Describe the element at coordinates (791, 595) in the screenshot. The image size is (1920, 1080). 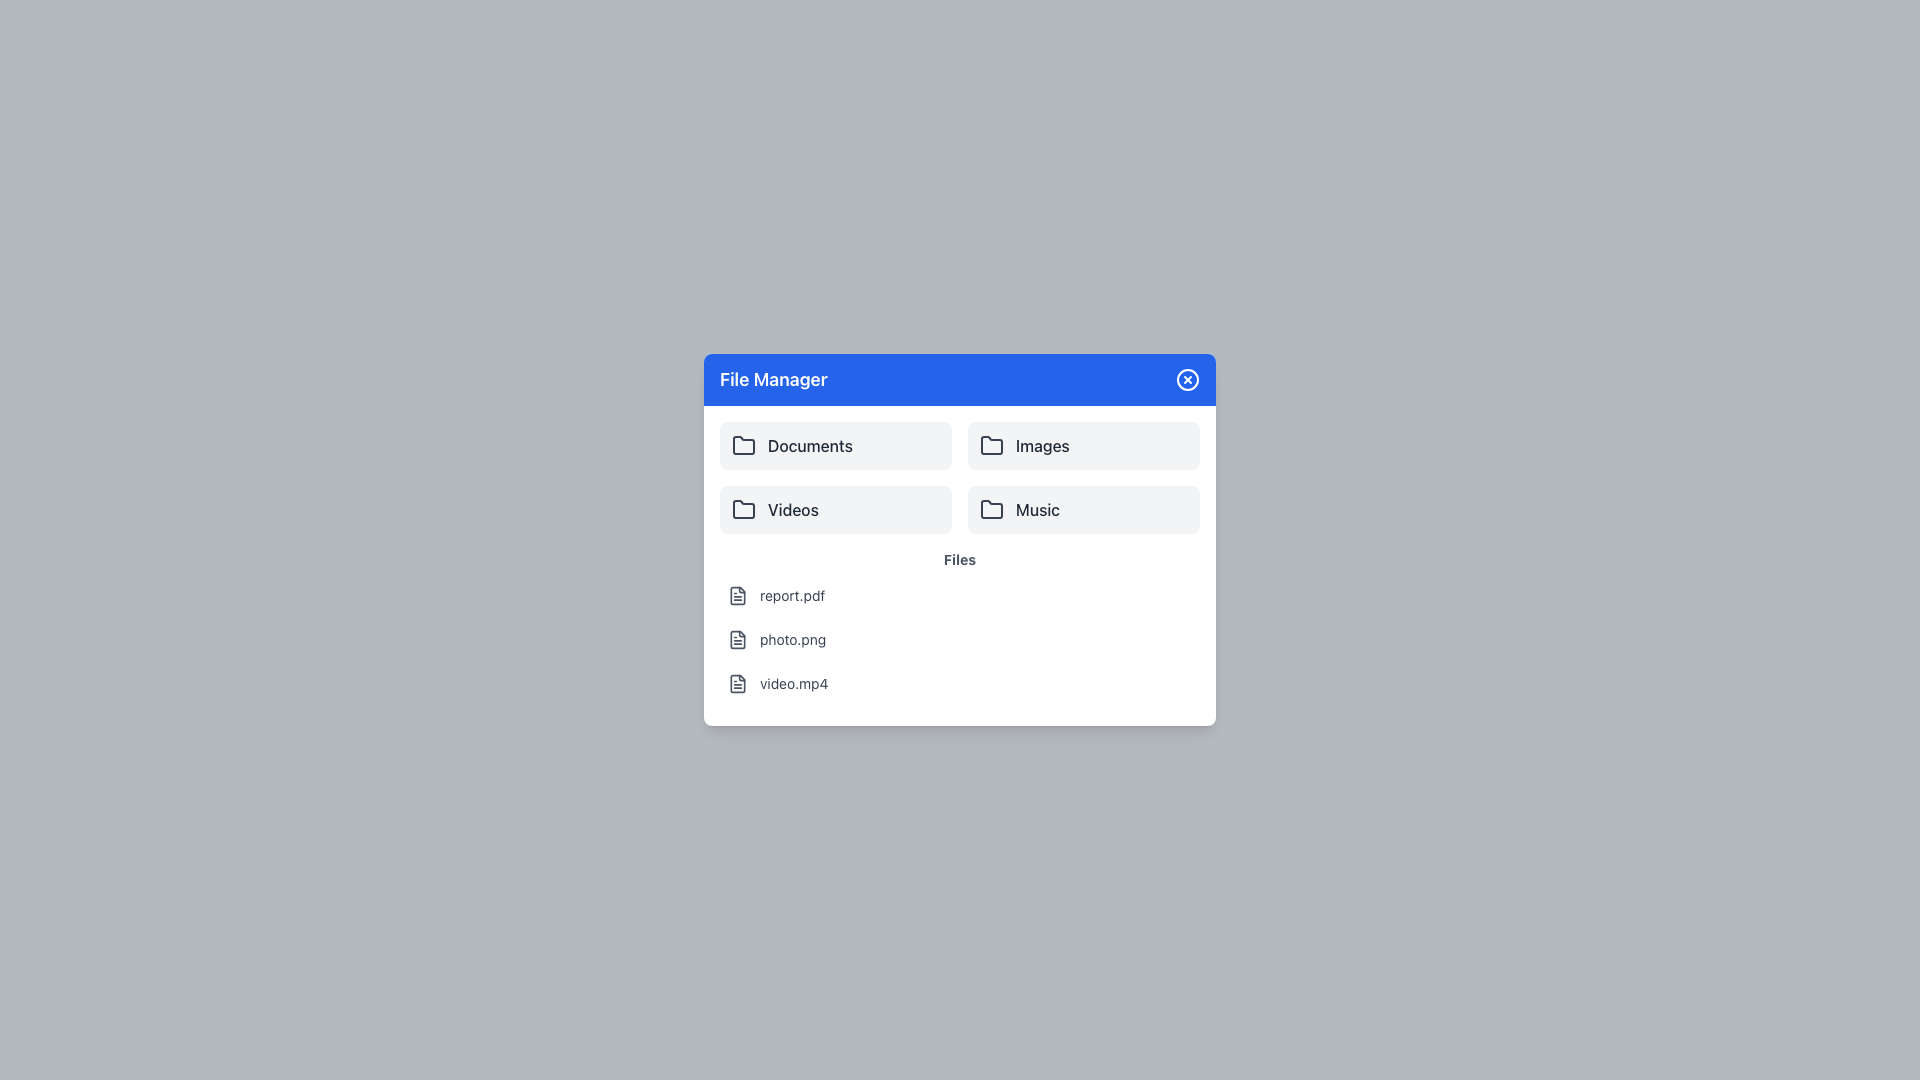
I see `the text label displaying the name 'report.pdf' in the file manager interface, located as the first file item under the 'Files' section` at that location.